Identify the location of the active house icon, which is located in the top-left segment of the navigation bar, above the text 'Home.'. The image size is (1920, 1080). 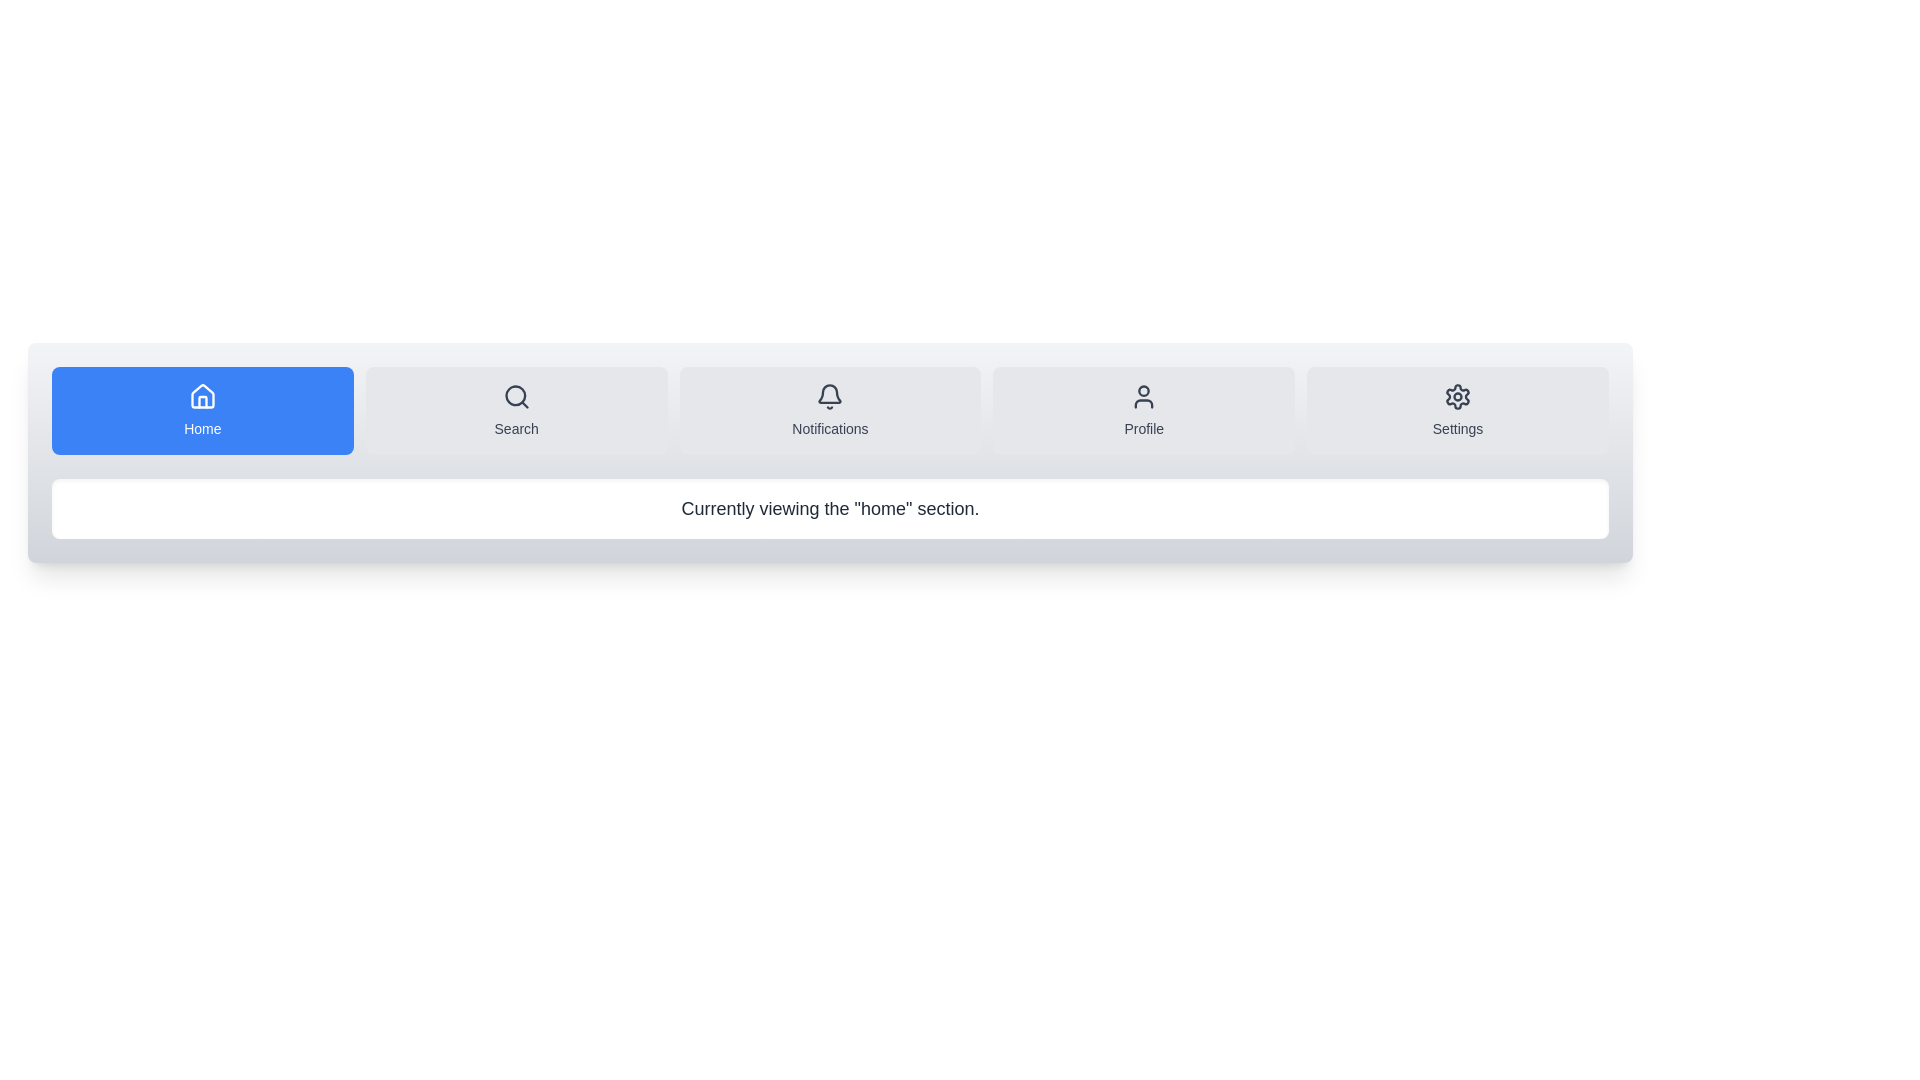
(202, 397).